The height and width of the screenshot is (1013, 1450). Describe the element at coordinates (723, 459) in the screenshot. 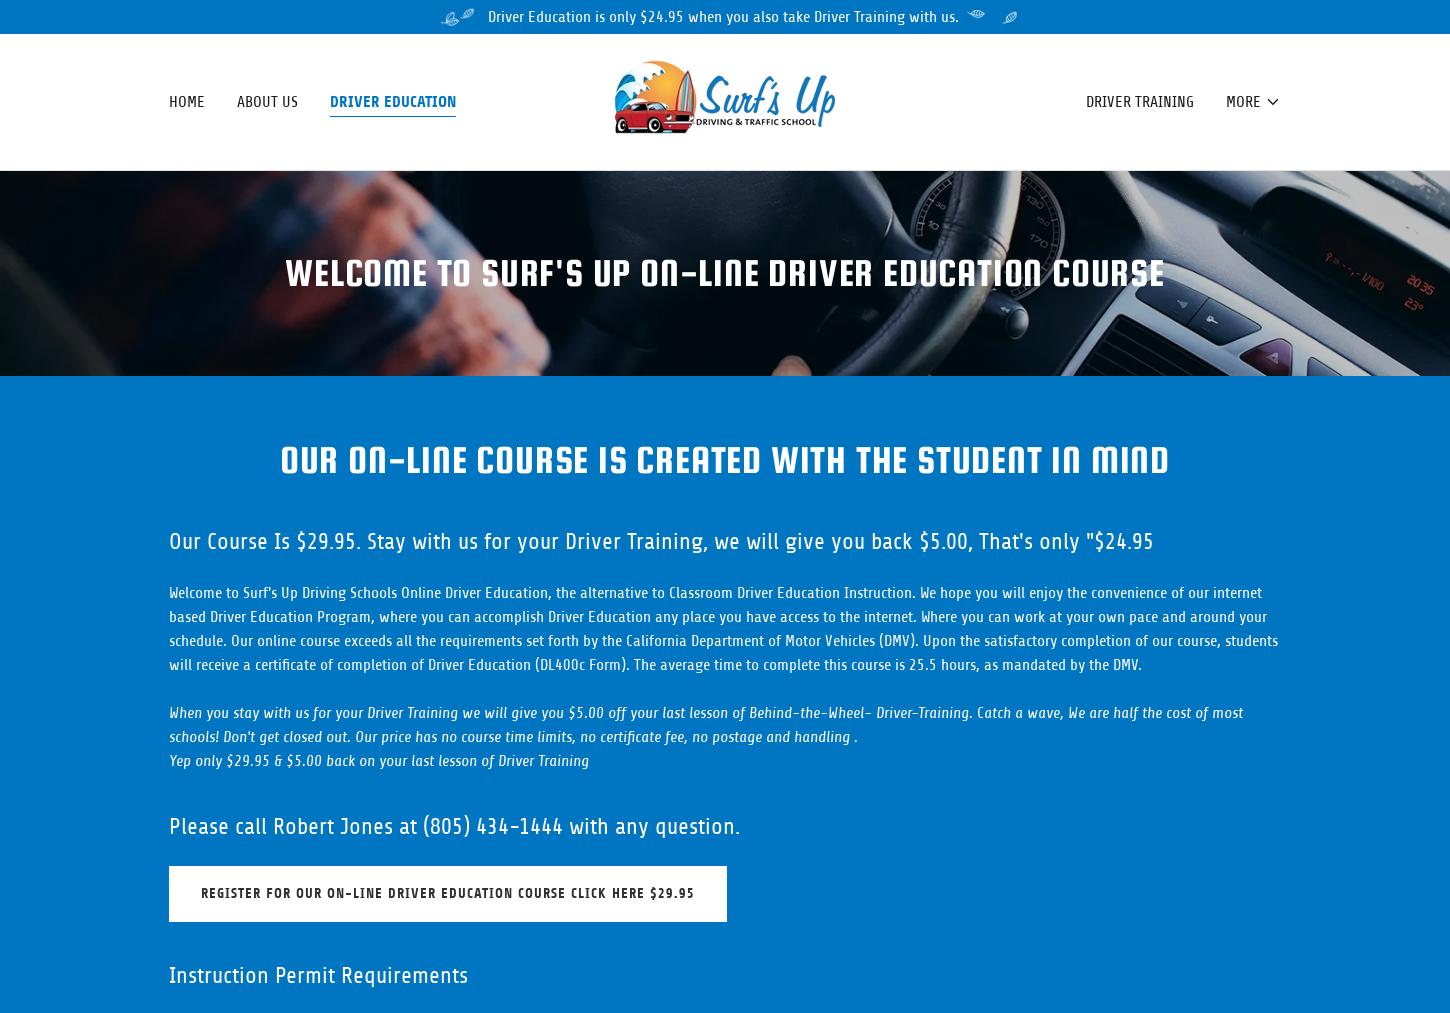

I see `'Our On-line course is created with the student in mind'` at that location.